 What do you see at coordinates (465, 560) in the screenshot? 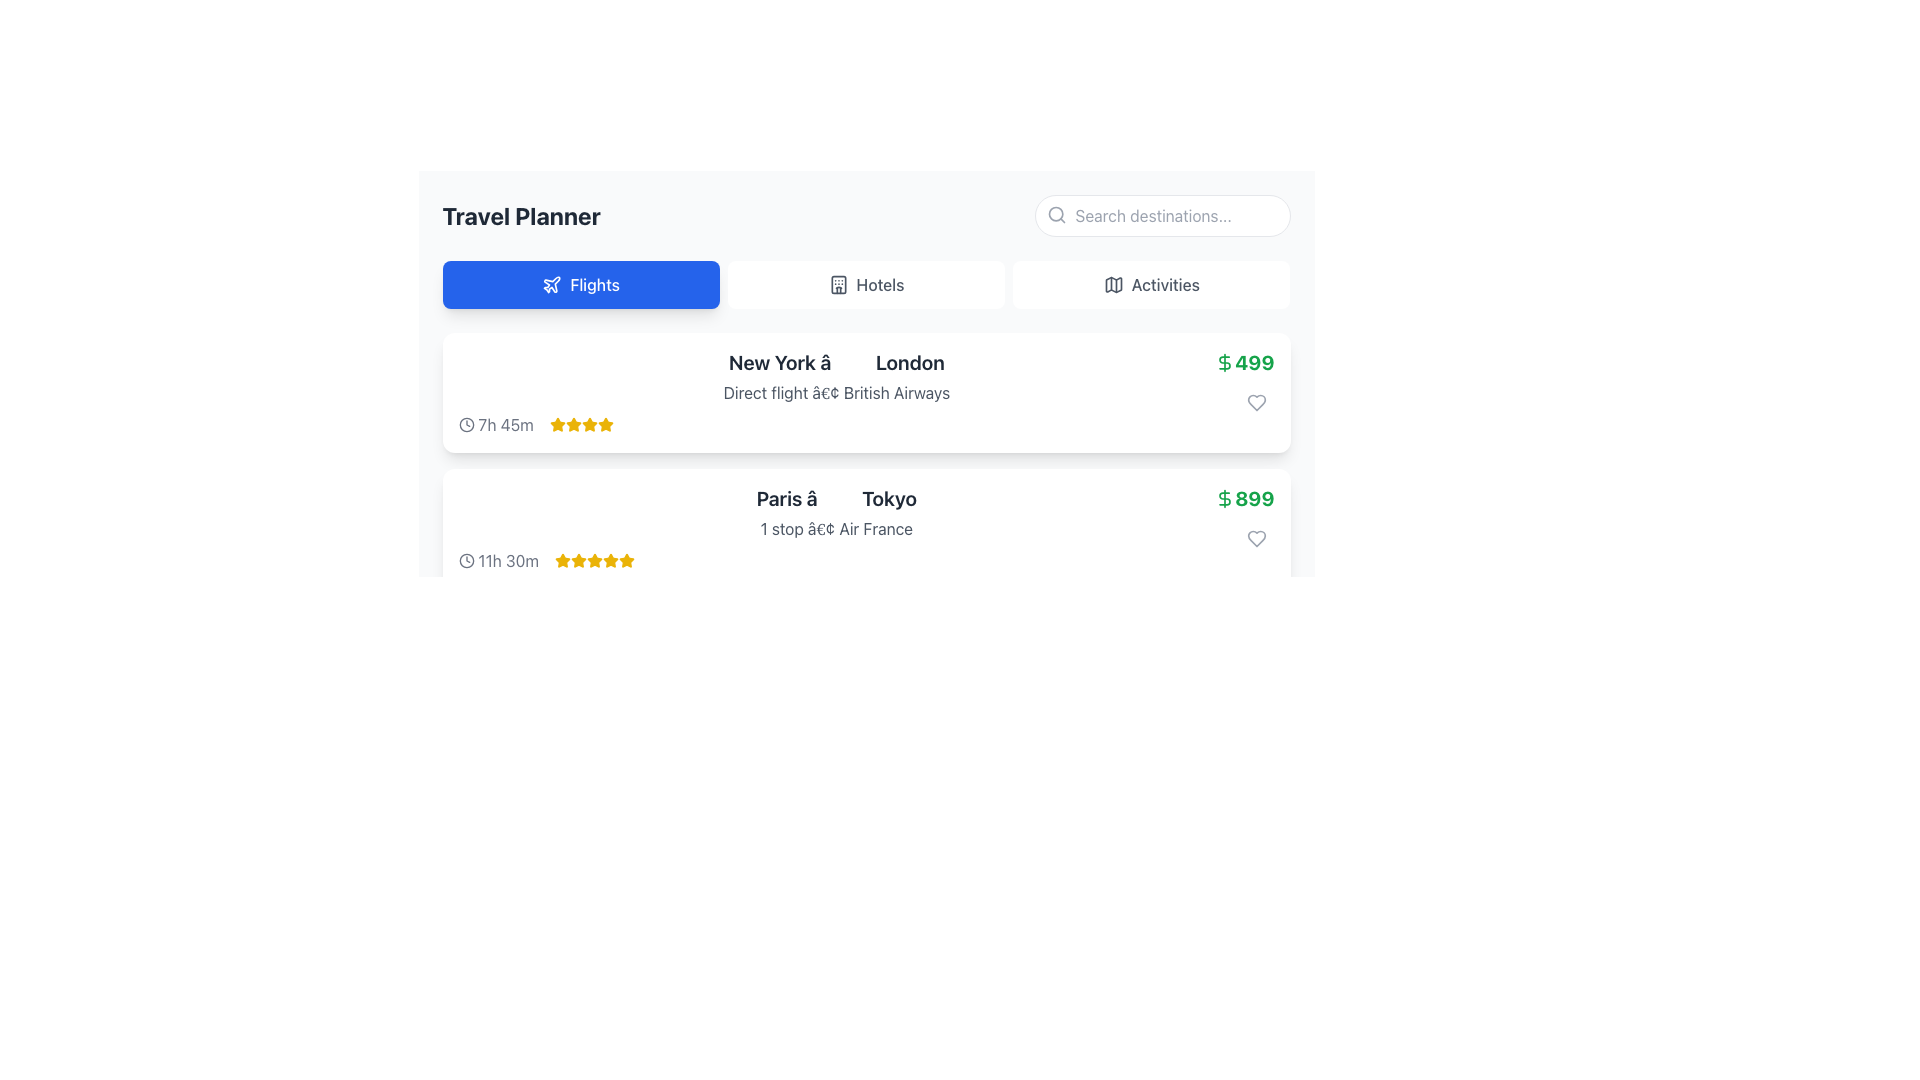
I see `the circular icon styled as part of a clock illustration in the travel planning interface, located near the top left corner of the flight details card adjacent to the text duration` at bounding box center [465, 560].